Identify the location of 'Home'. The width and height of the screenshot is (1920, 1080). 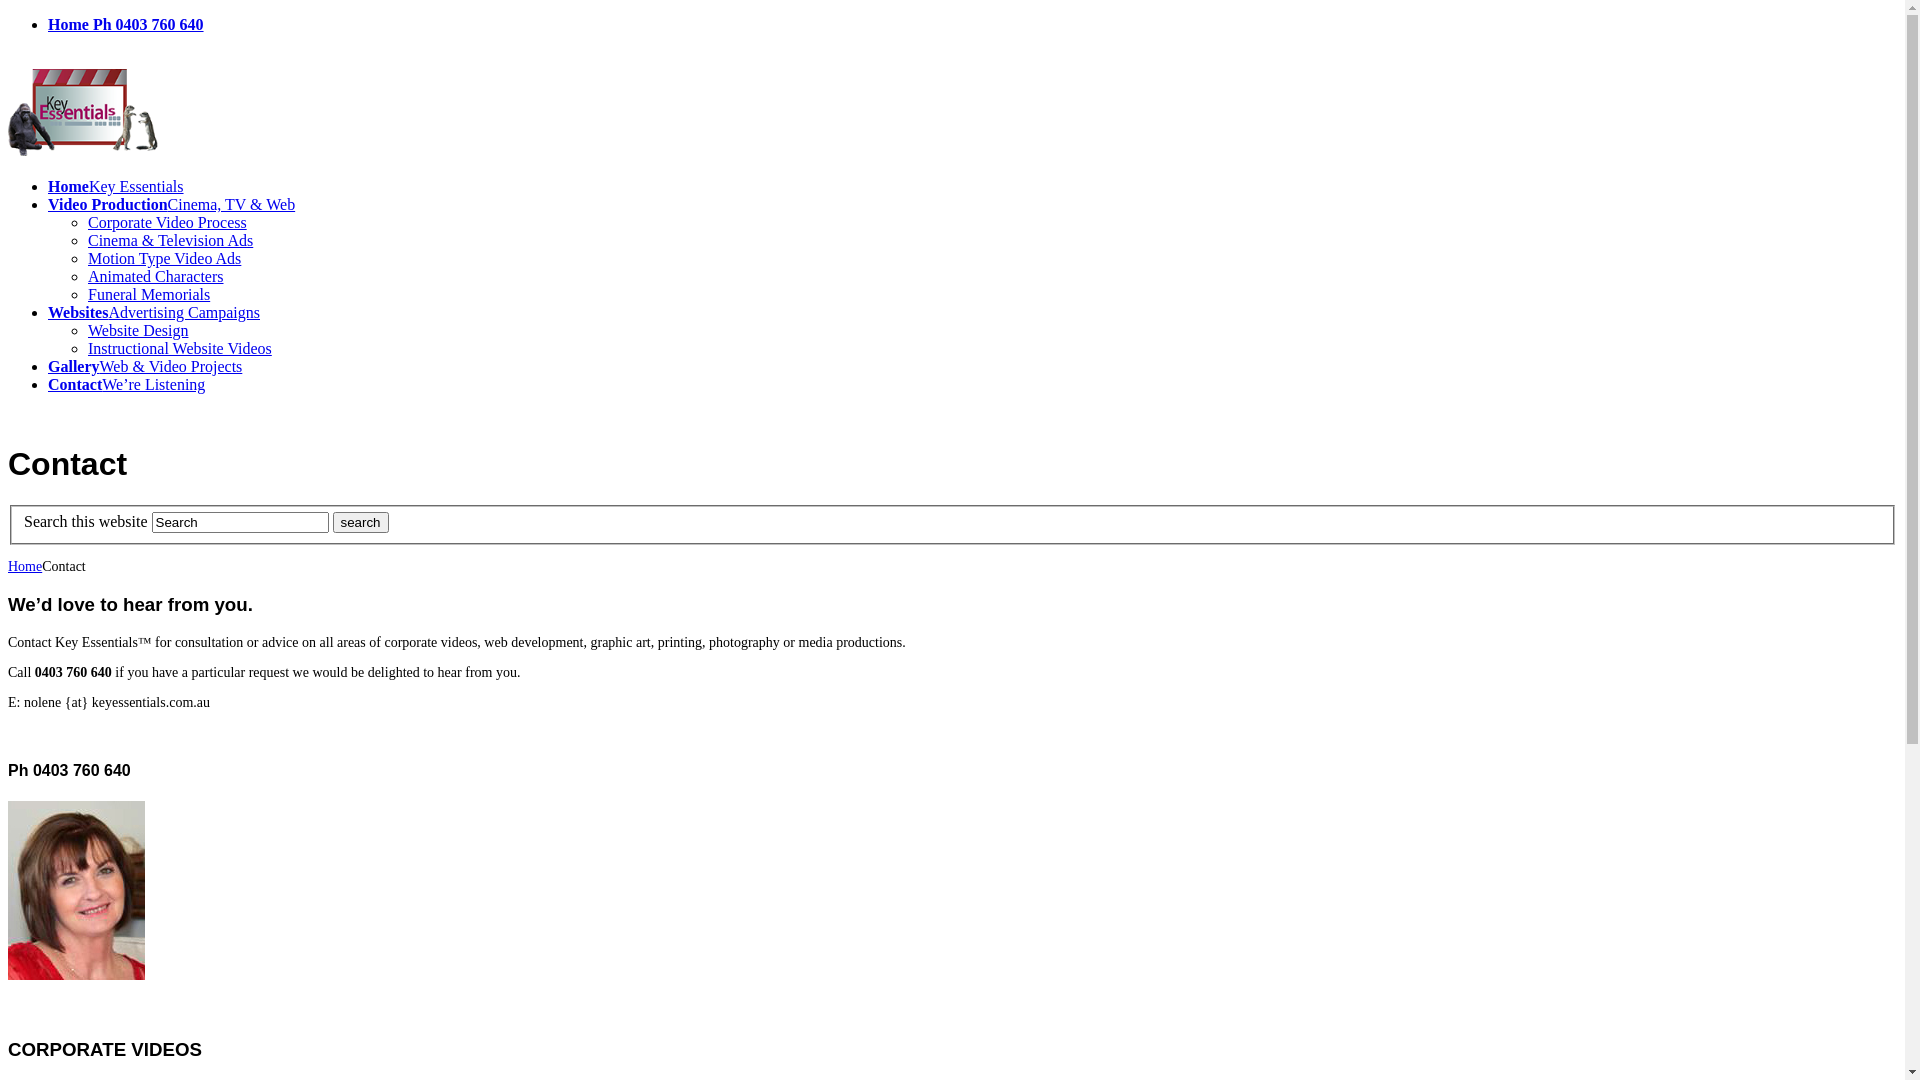
(8, 566).